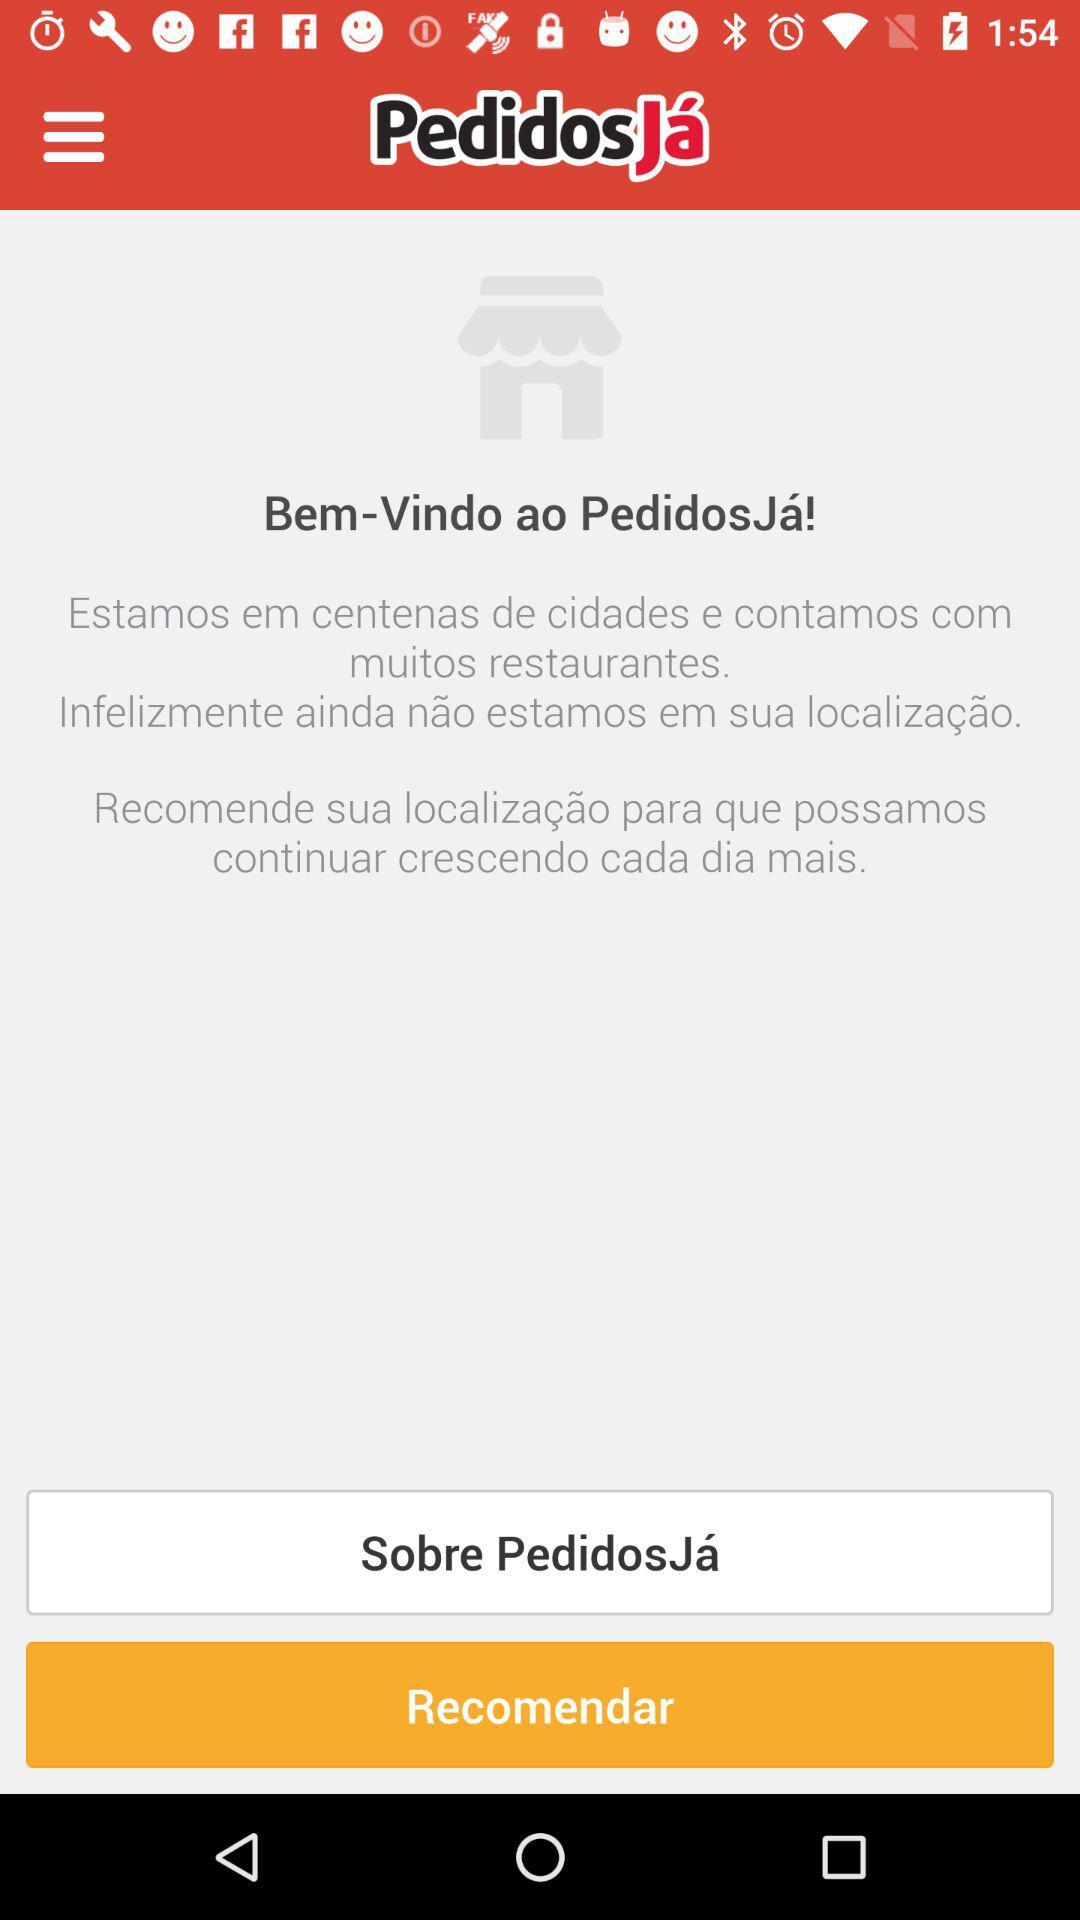 This screenshot has width=1080, height=1920. Describe the element at coordinates (540, 1551) in the screenshot. I see `the icon above the recomendar icon` at that location.